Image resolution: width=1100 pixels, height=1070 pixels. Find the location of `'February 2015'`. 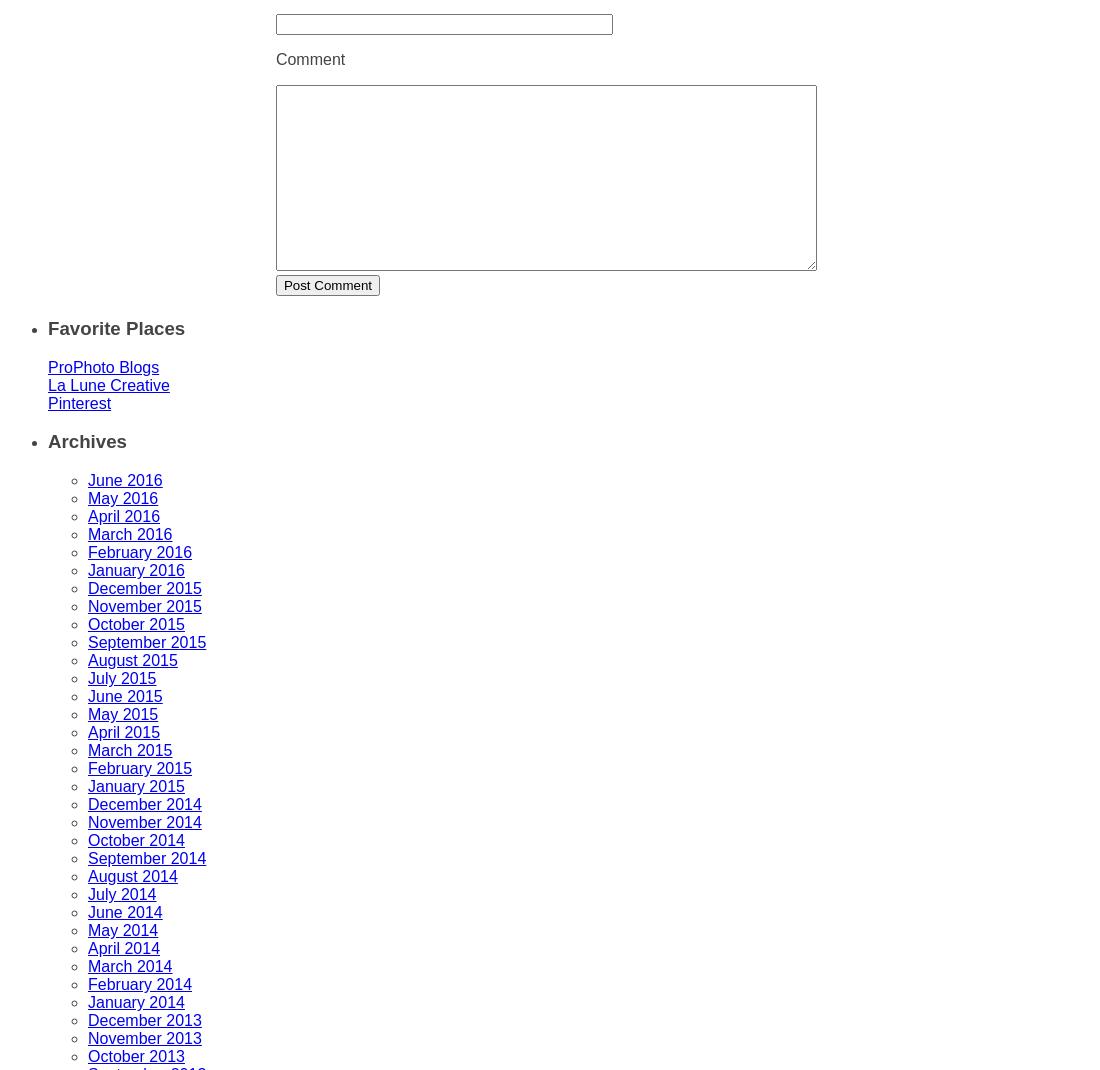

'February 2015' is located at coordinates (139, 767).